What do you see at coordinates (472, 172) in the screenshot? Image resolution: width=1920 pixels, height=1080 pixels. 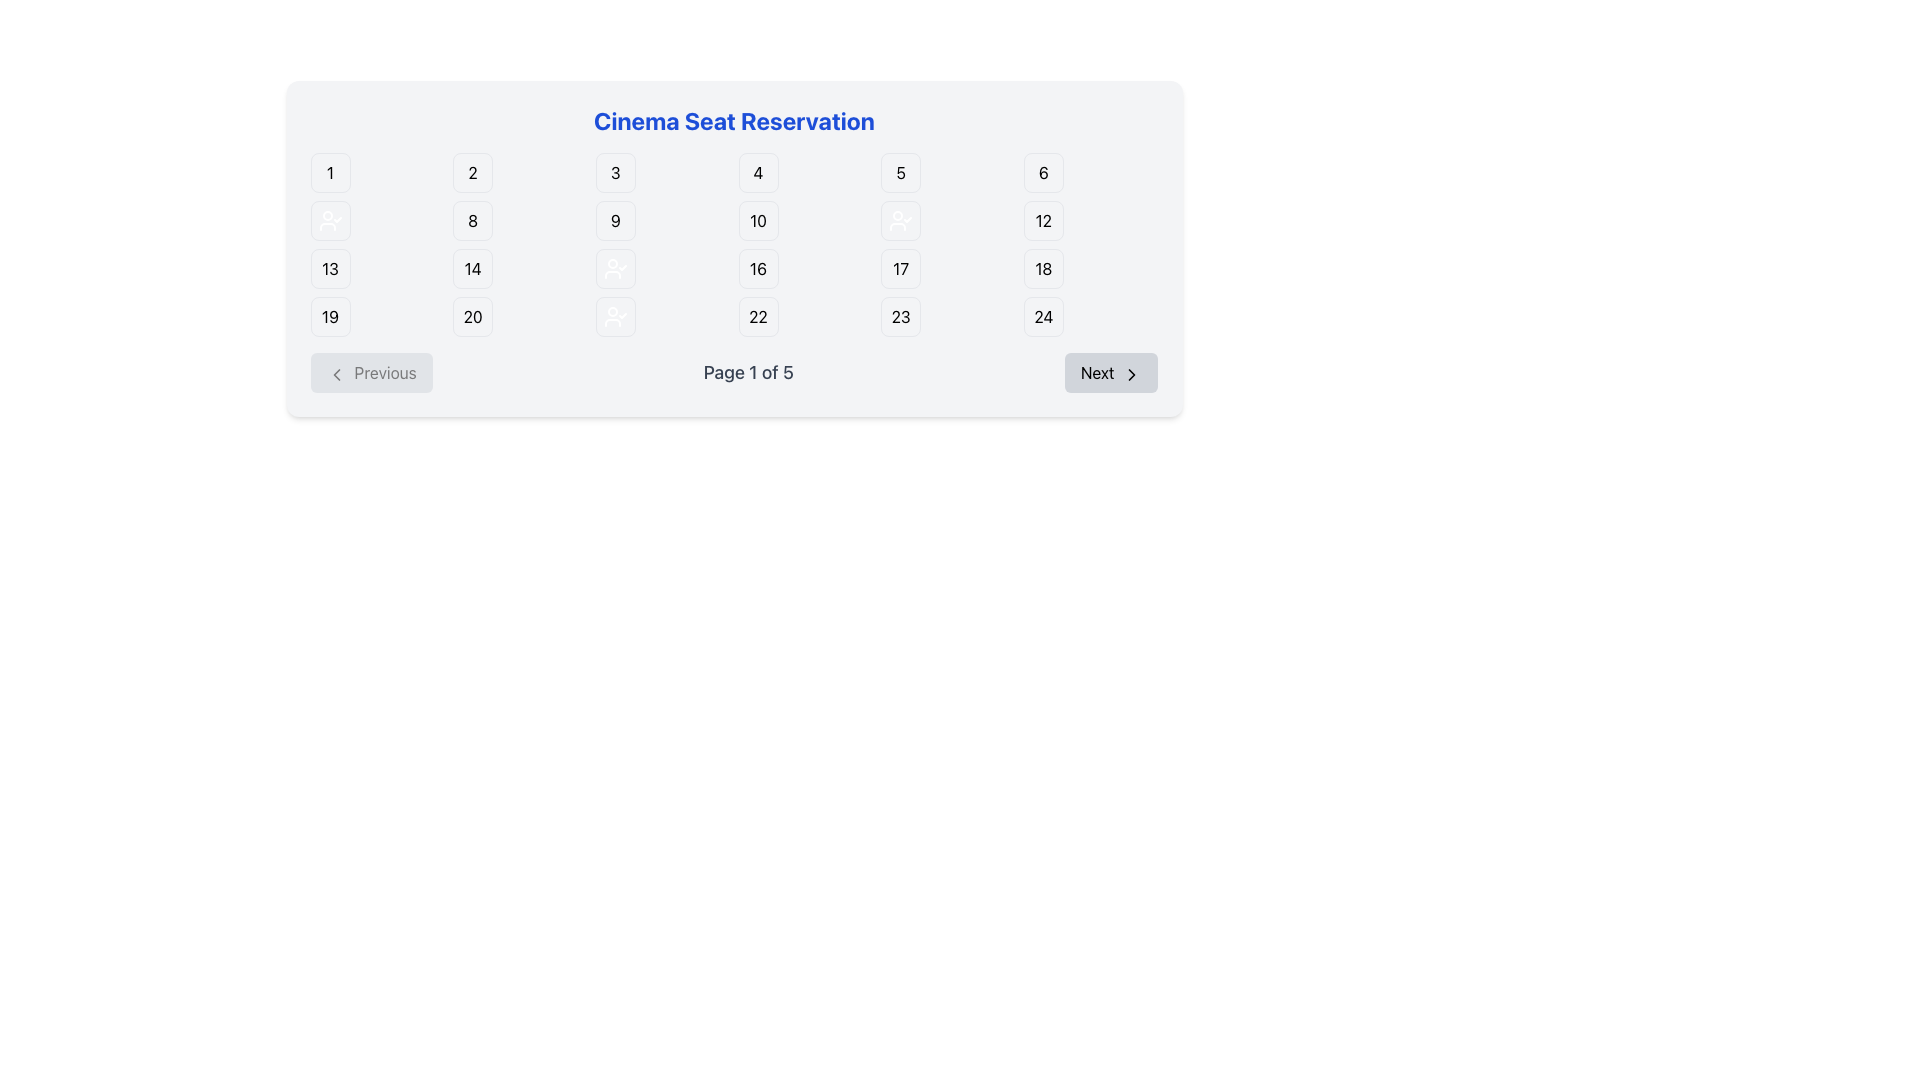 I see `the button displaying the text '2', which is the second item in the horizontal grid of clickable buttons in the seat selection interface` at bounding box center [472, 172].